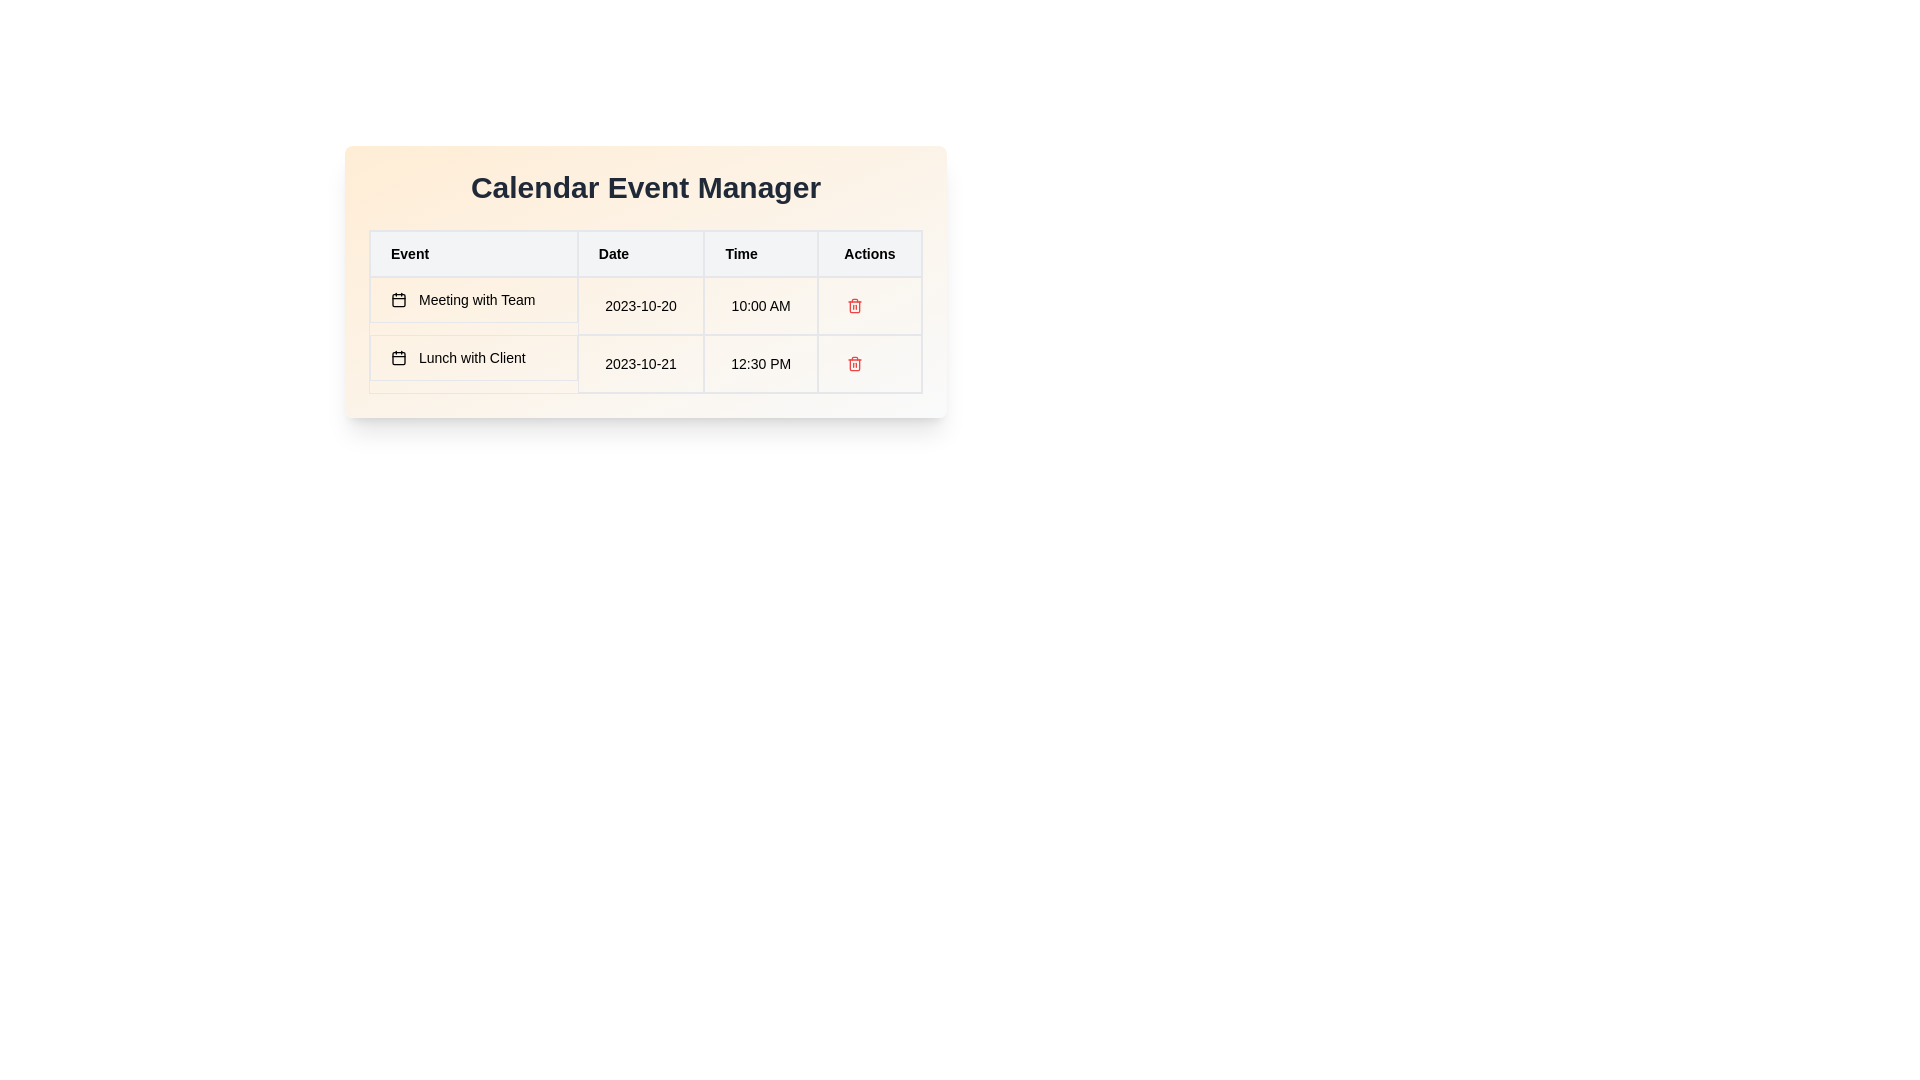 The image size is (1920, 1080). What do you see at coordinates (854, 363) in the screenshot?
I see `the Icon button in the 'Actions' column of the second row in the 'Calendar Event Manager' table` at bounding box center [854, 363].